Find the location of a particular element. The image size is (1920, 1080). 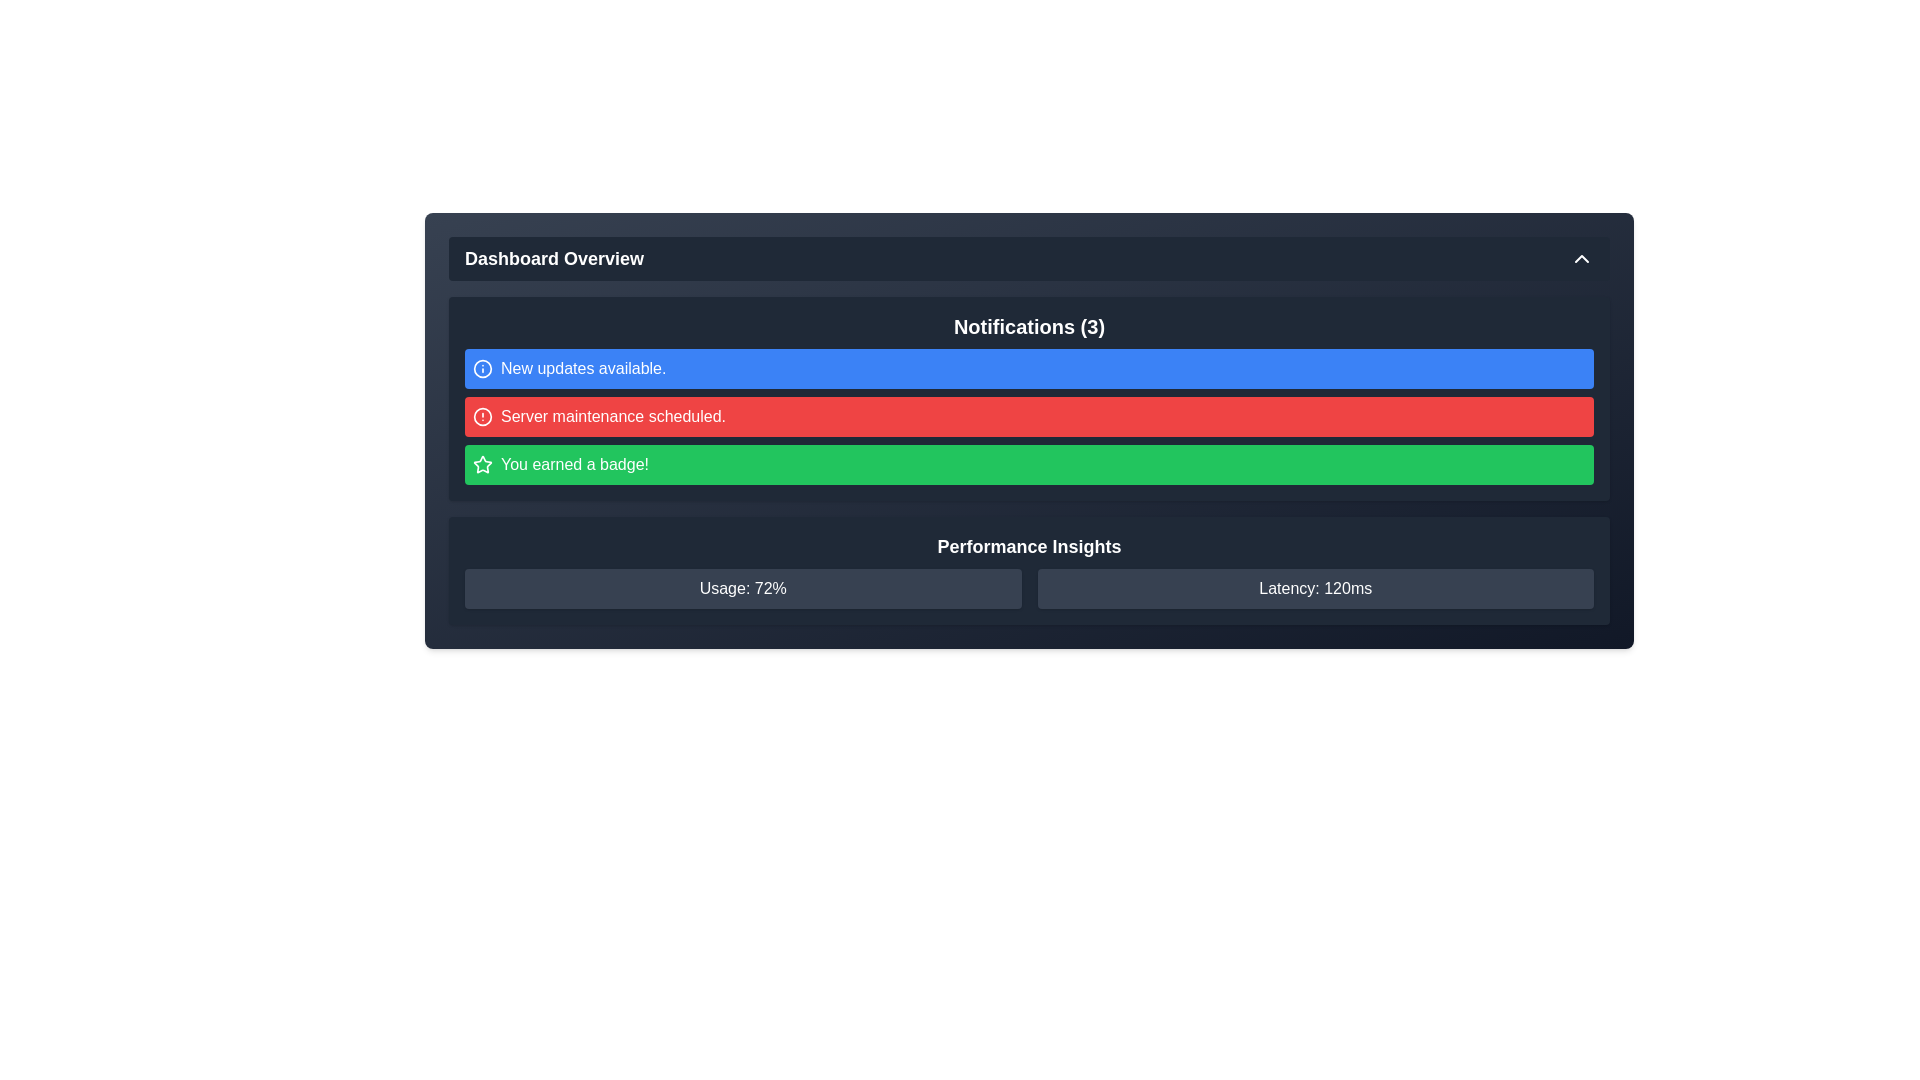

message displayed in the Notification Bar that is the second in a vertical stack of notifications, positioned between a blue notification above and a green notification below is located at coordinates (1029, 415).